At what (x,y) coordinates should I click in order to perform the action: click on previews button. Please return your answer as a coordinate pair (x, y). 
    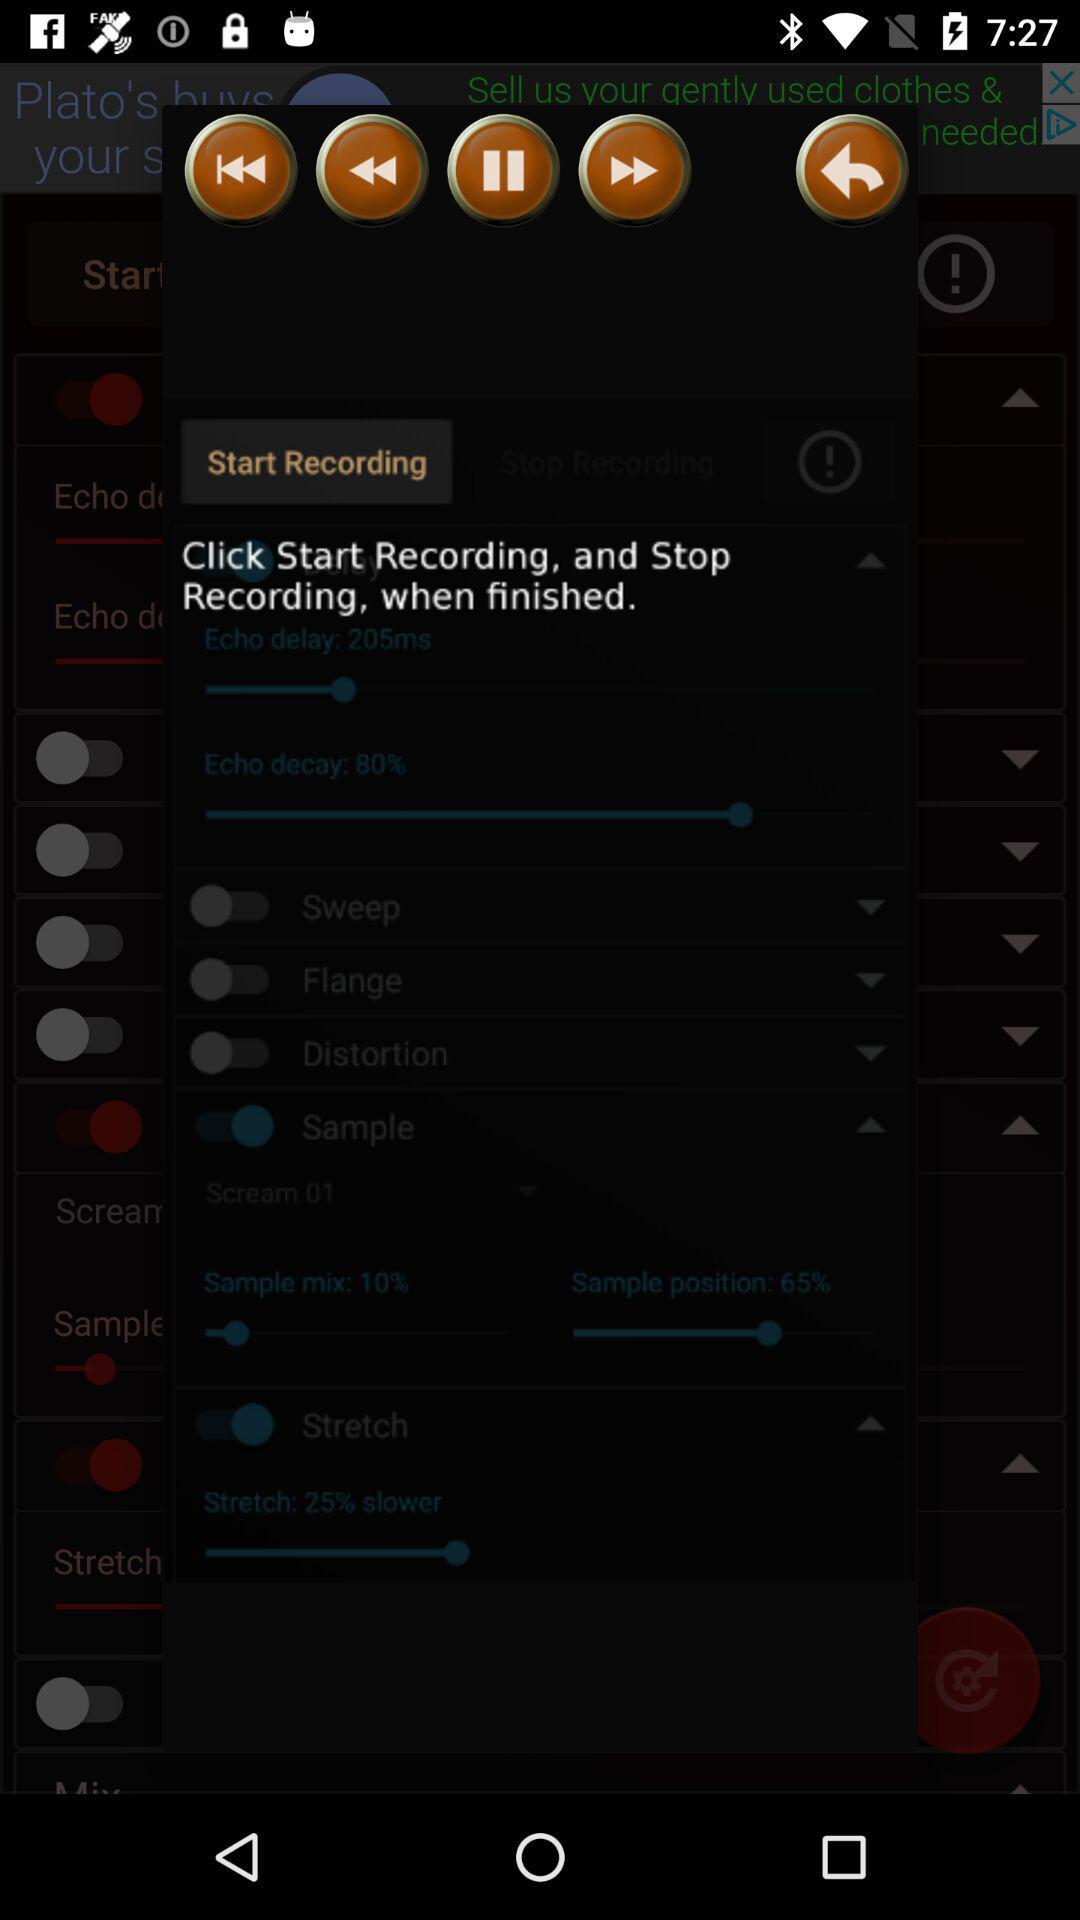
    Looking at the image, I should click on (372, 170).